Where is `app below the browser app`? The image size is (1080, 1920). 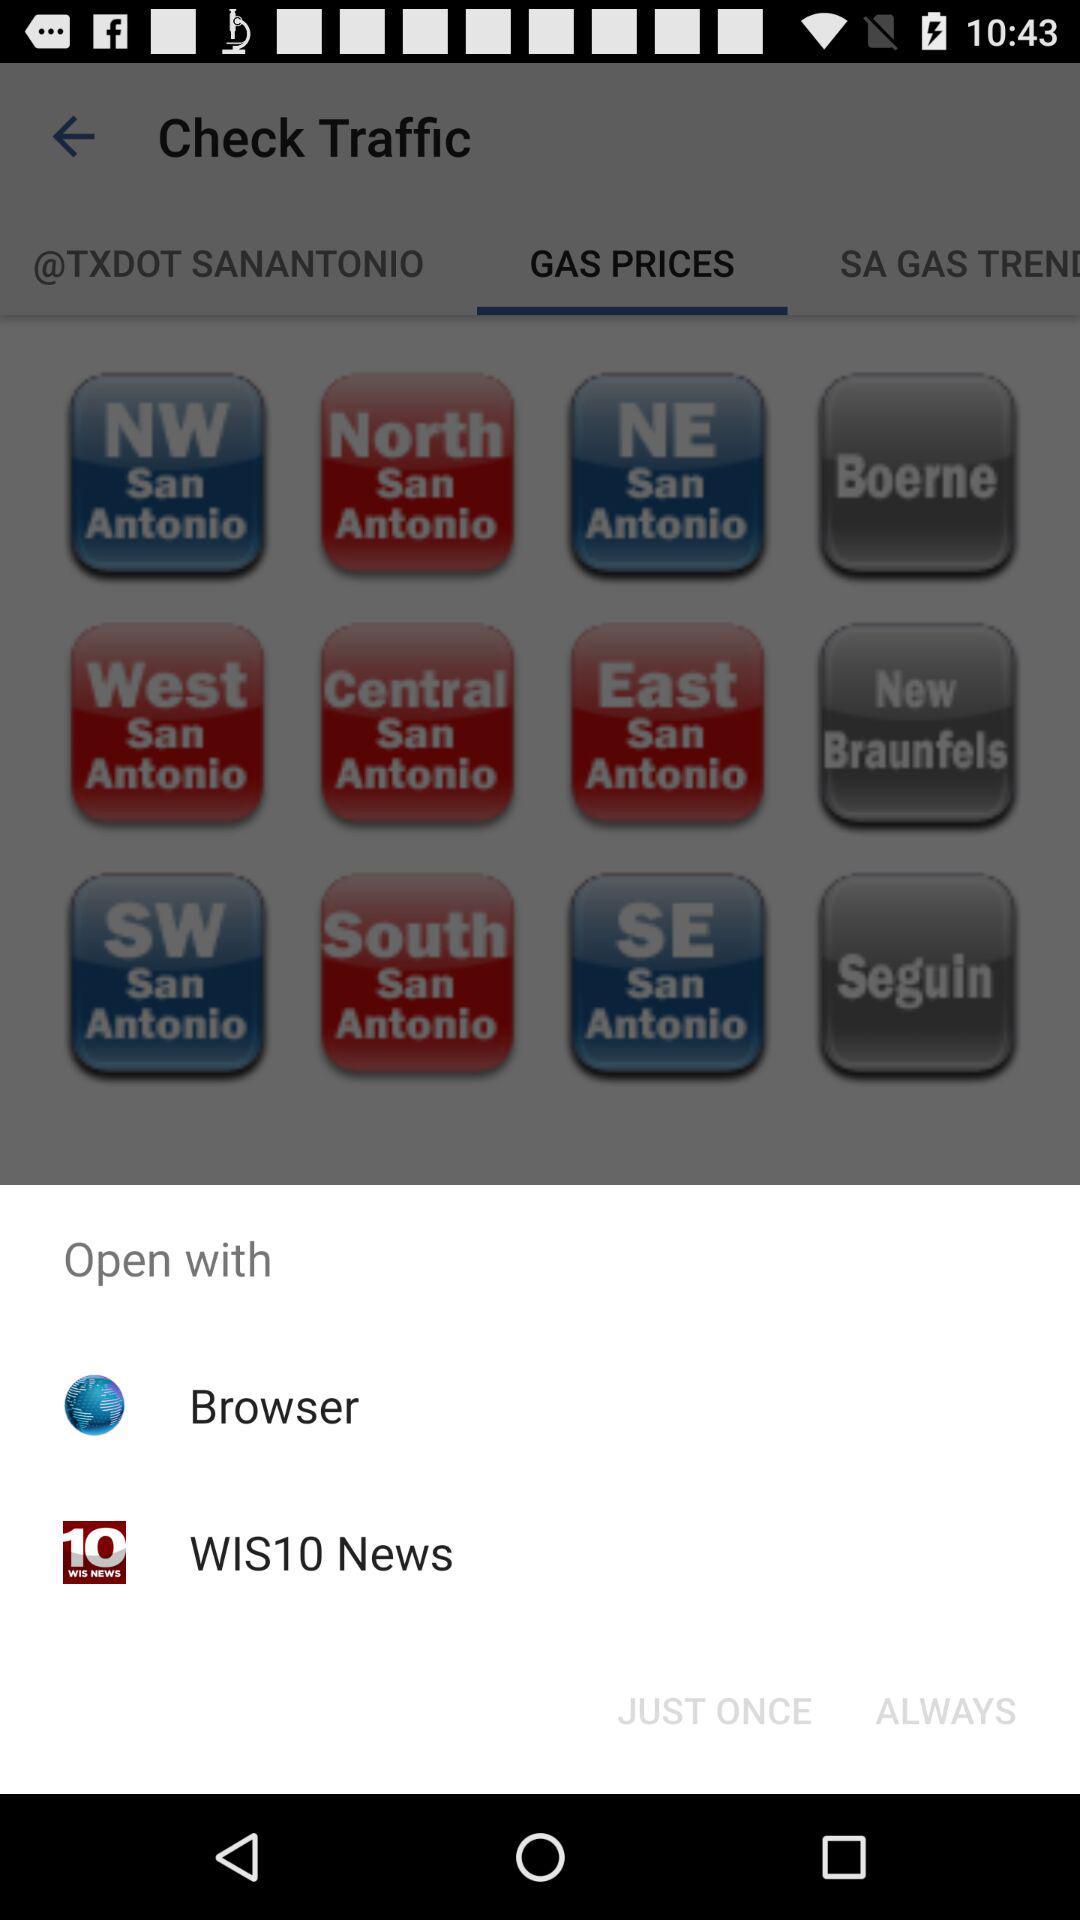
app below the browser app is located at coordinates (320, 1551).